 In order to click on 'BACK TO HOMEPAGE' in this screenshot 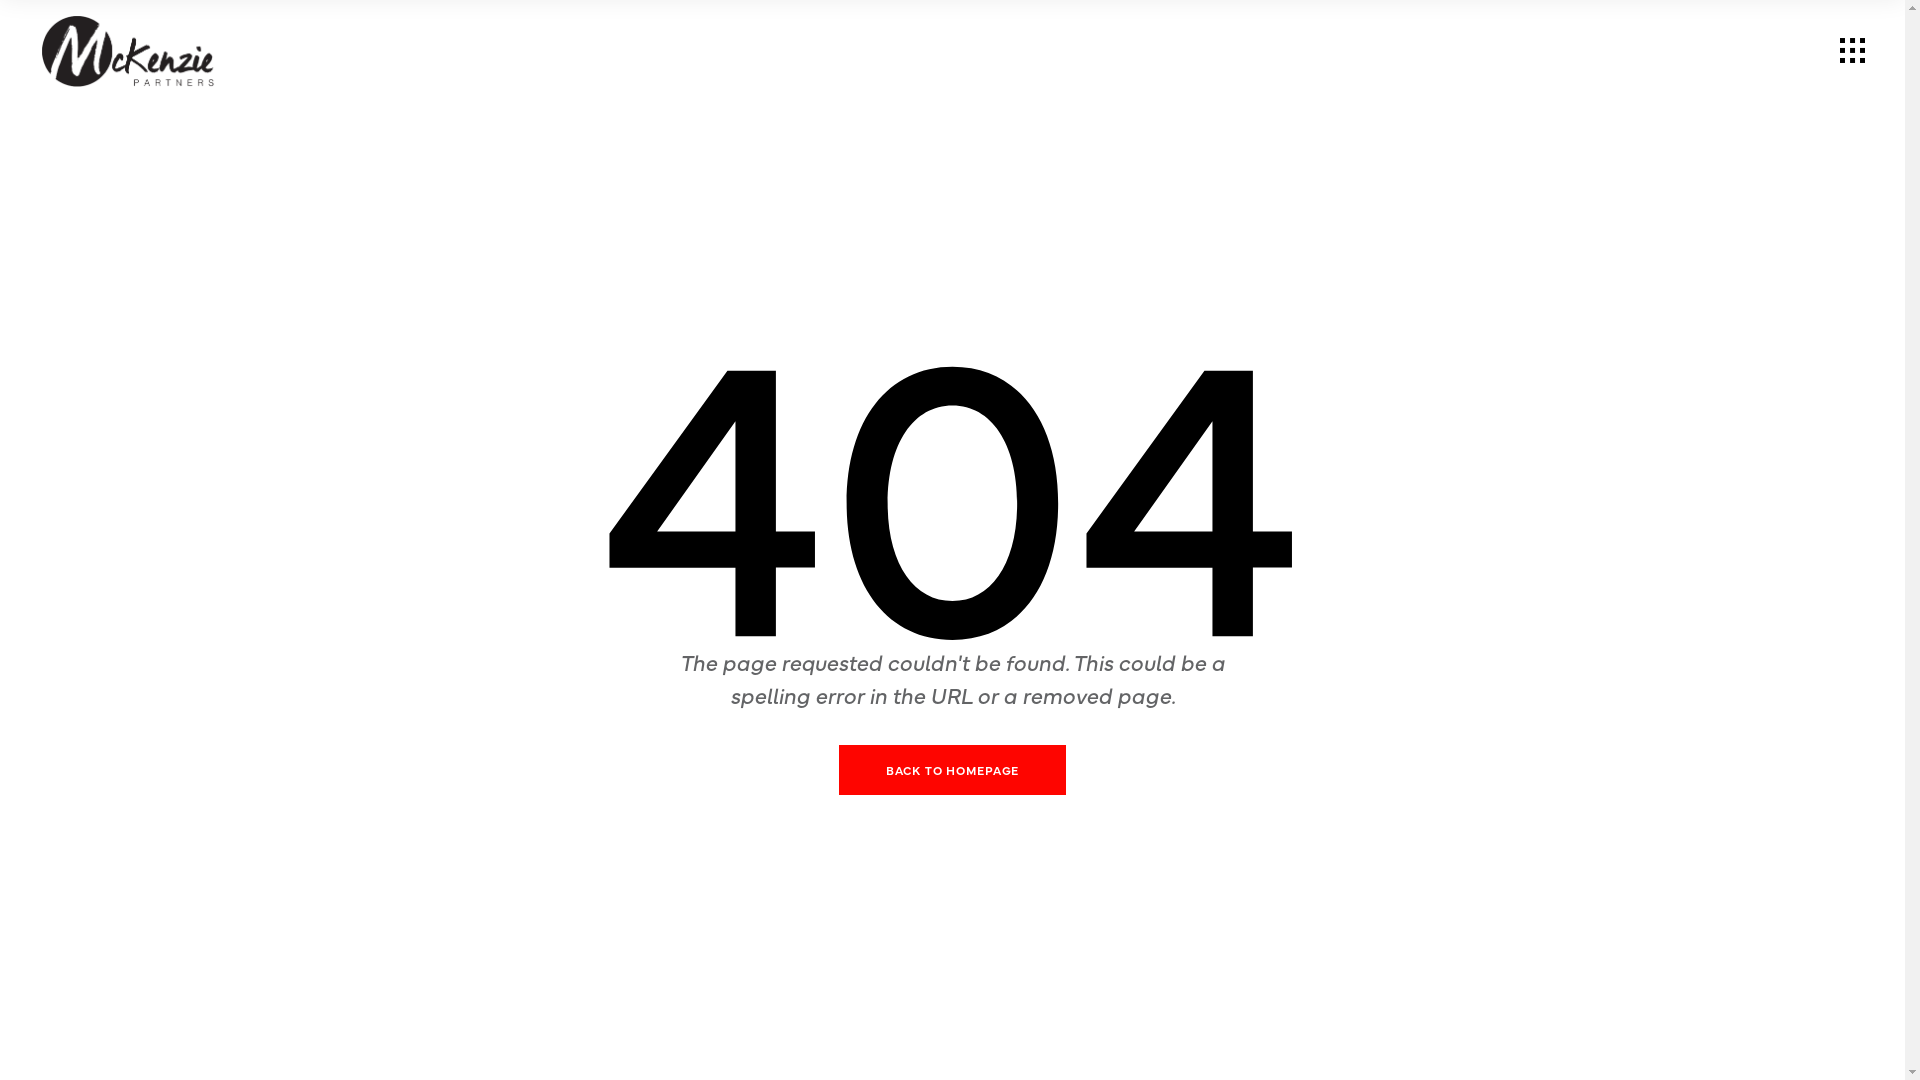, I will do `click(951, 769)`.